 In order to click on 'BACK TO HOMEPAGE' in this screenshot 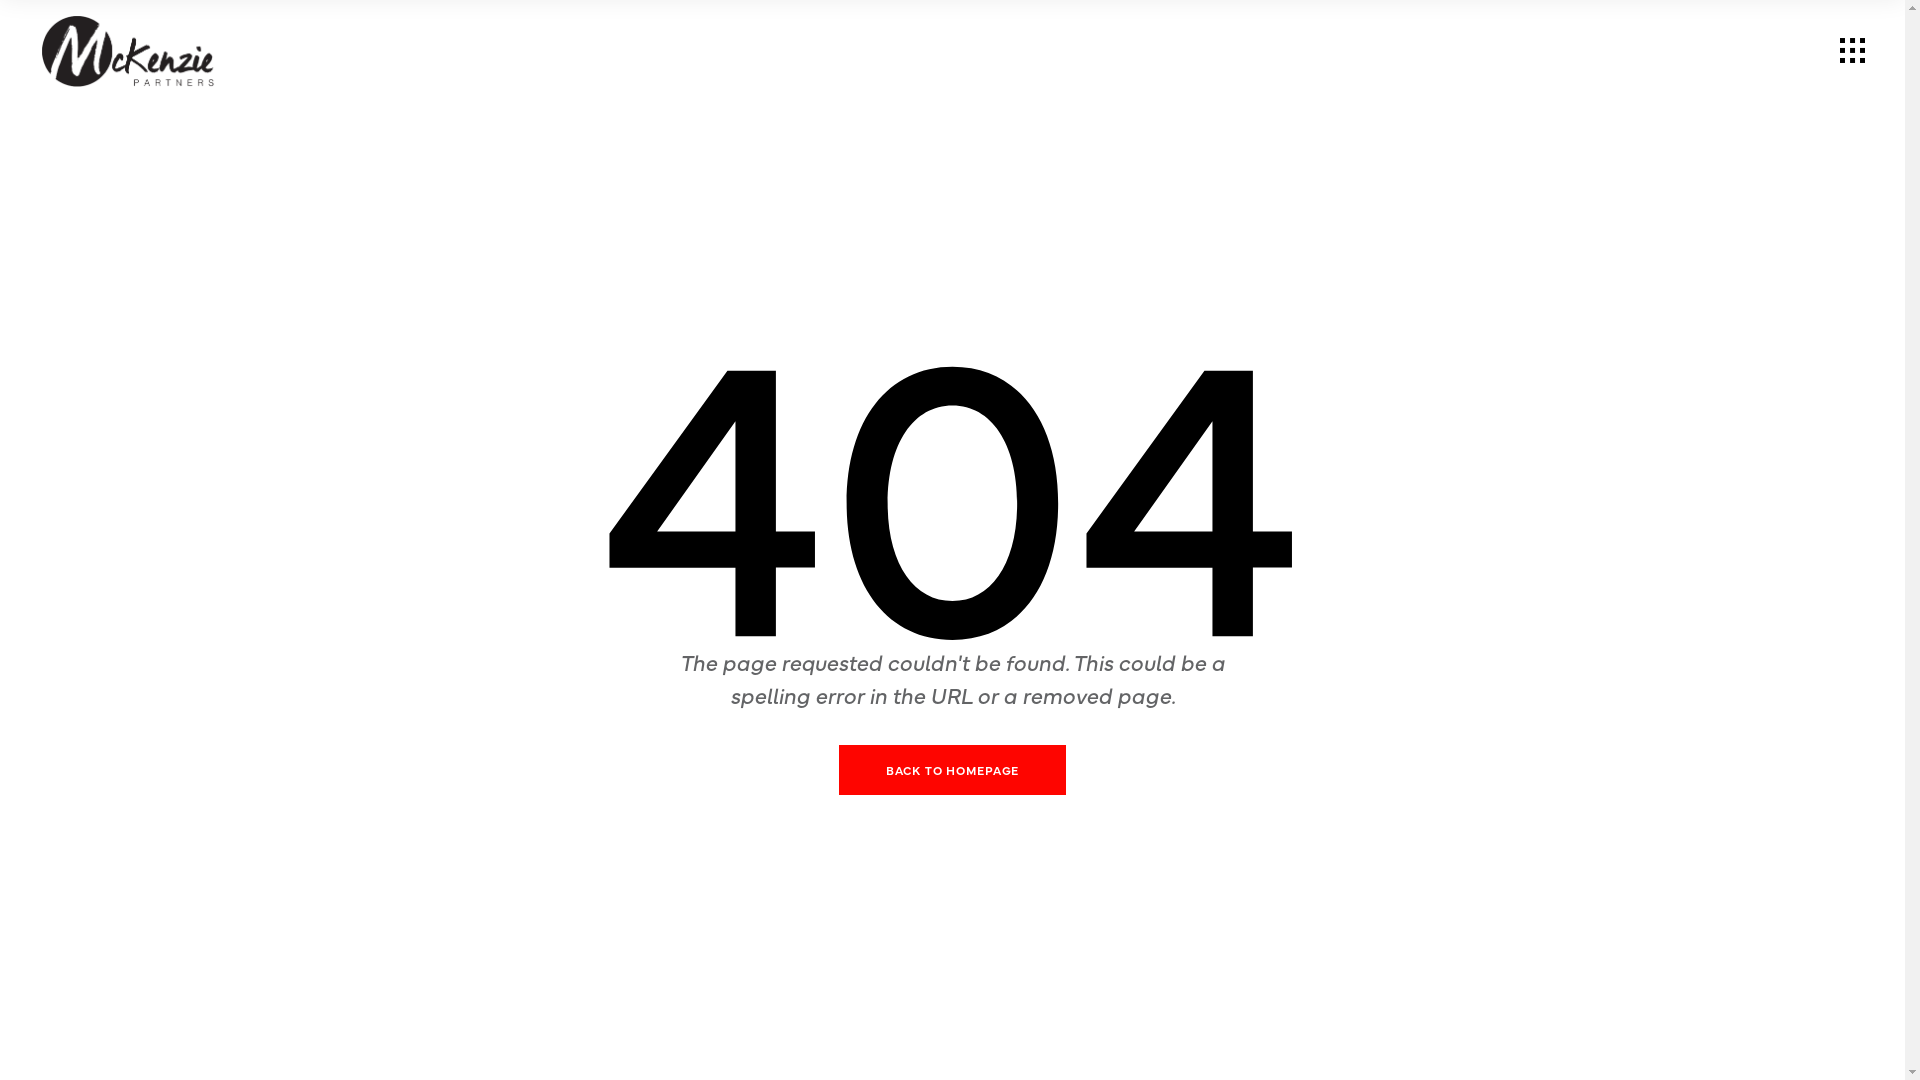, I will do `click(951, 769)`.